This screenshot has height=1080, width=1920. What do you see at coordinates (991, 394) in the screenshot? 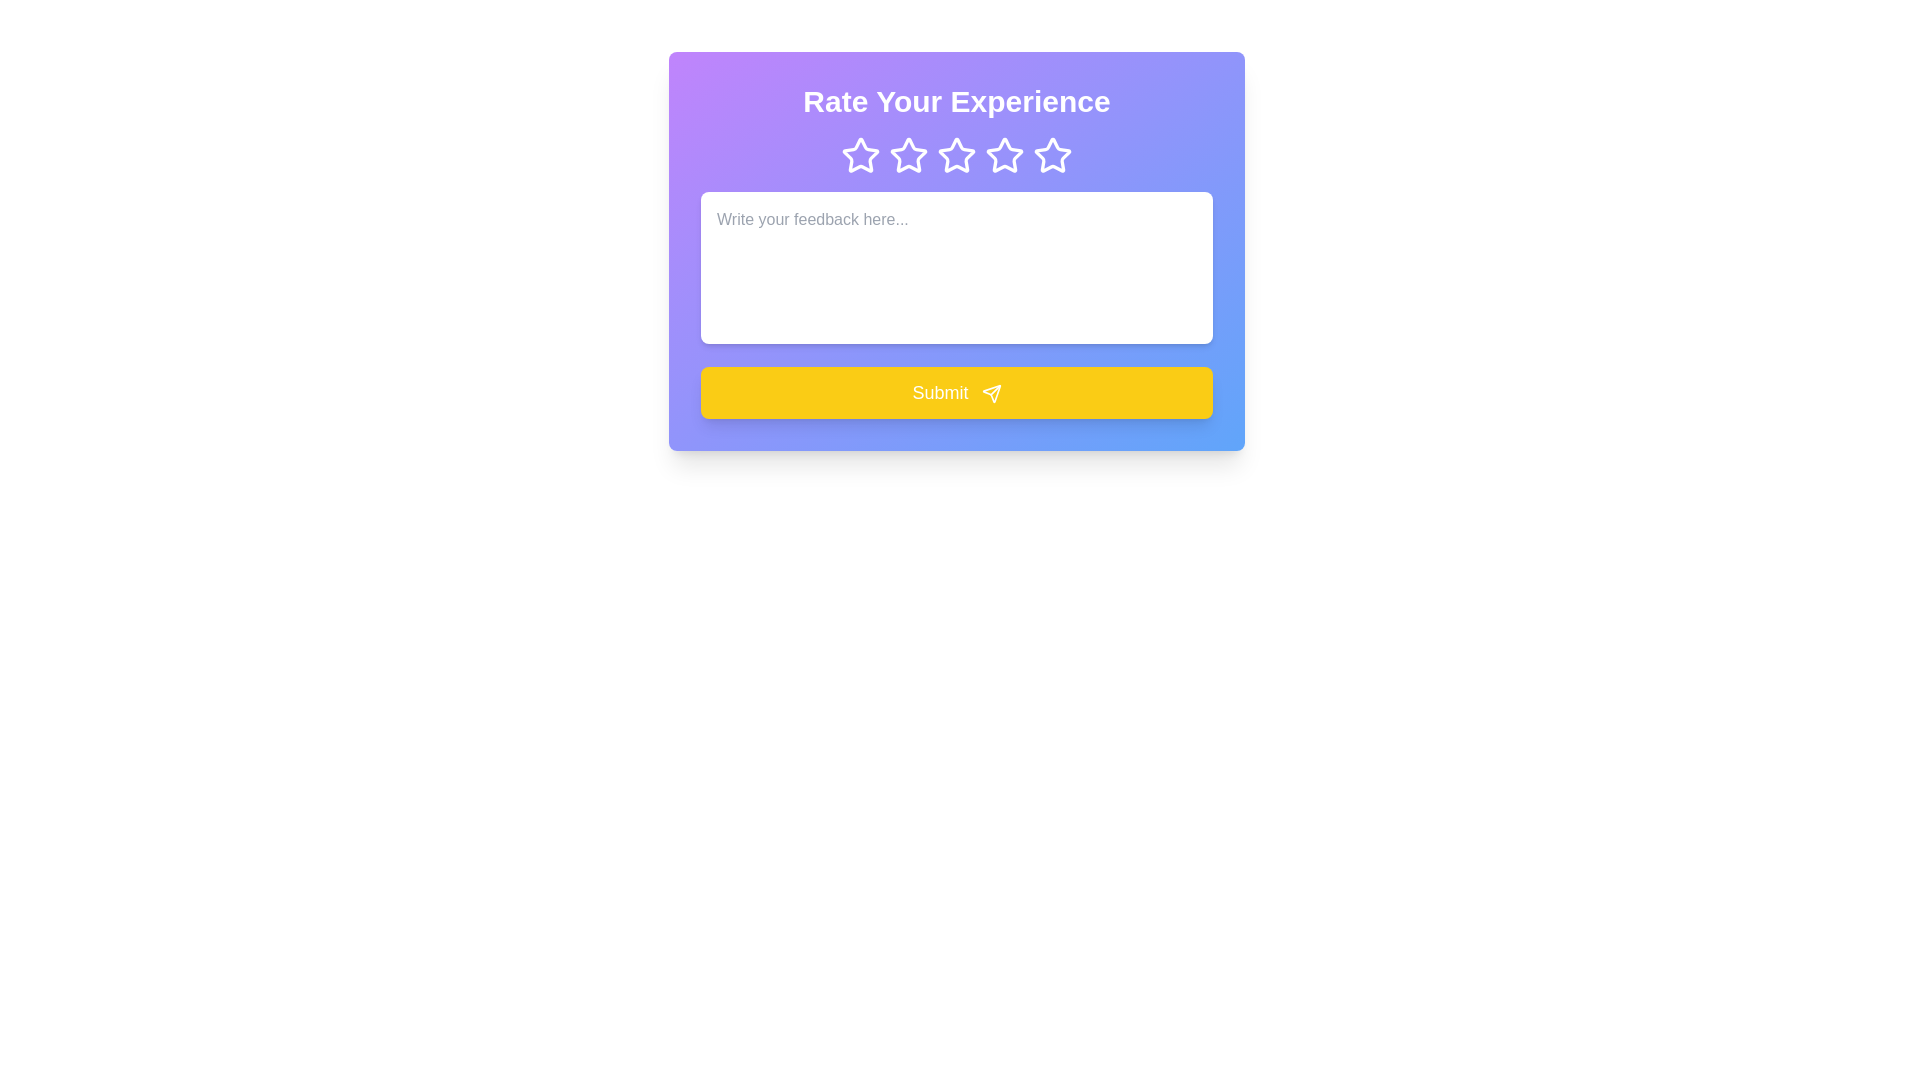
I see `the graphical representation of the small triangular 'send' icon with a yellow background and white borders, located inside the 'Submit' button` at bounding box center [991, 394].